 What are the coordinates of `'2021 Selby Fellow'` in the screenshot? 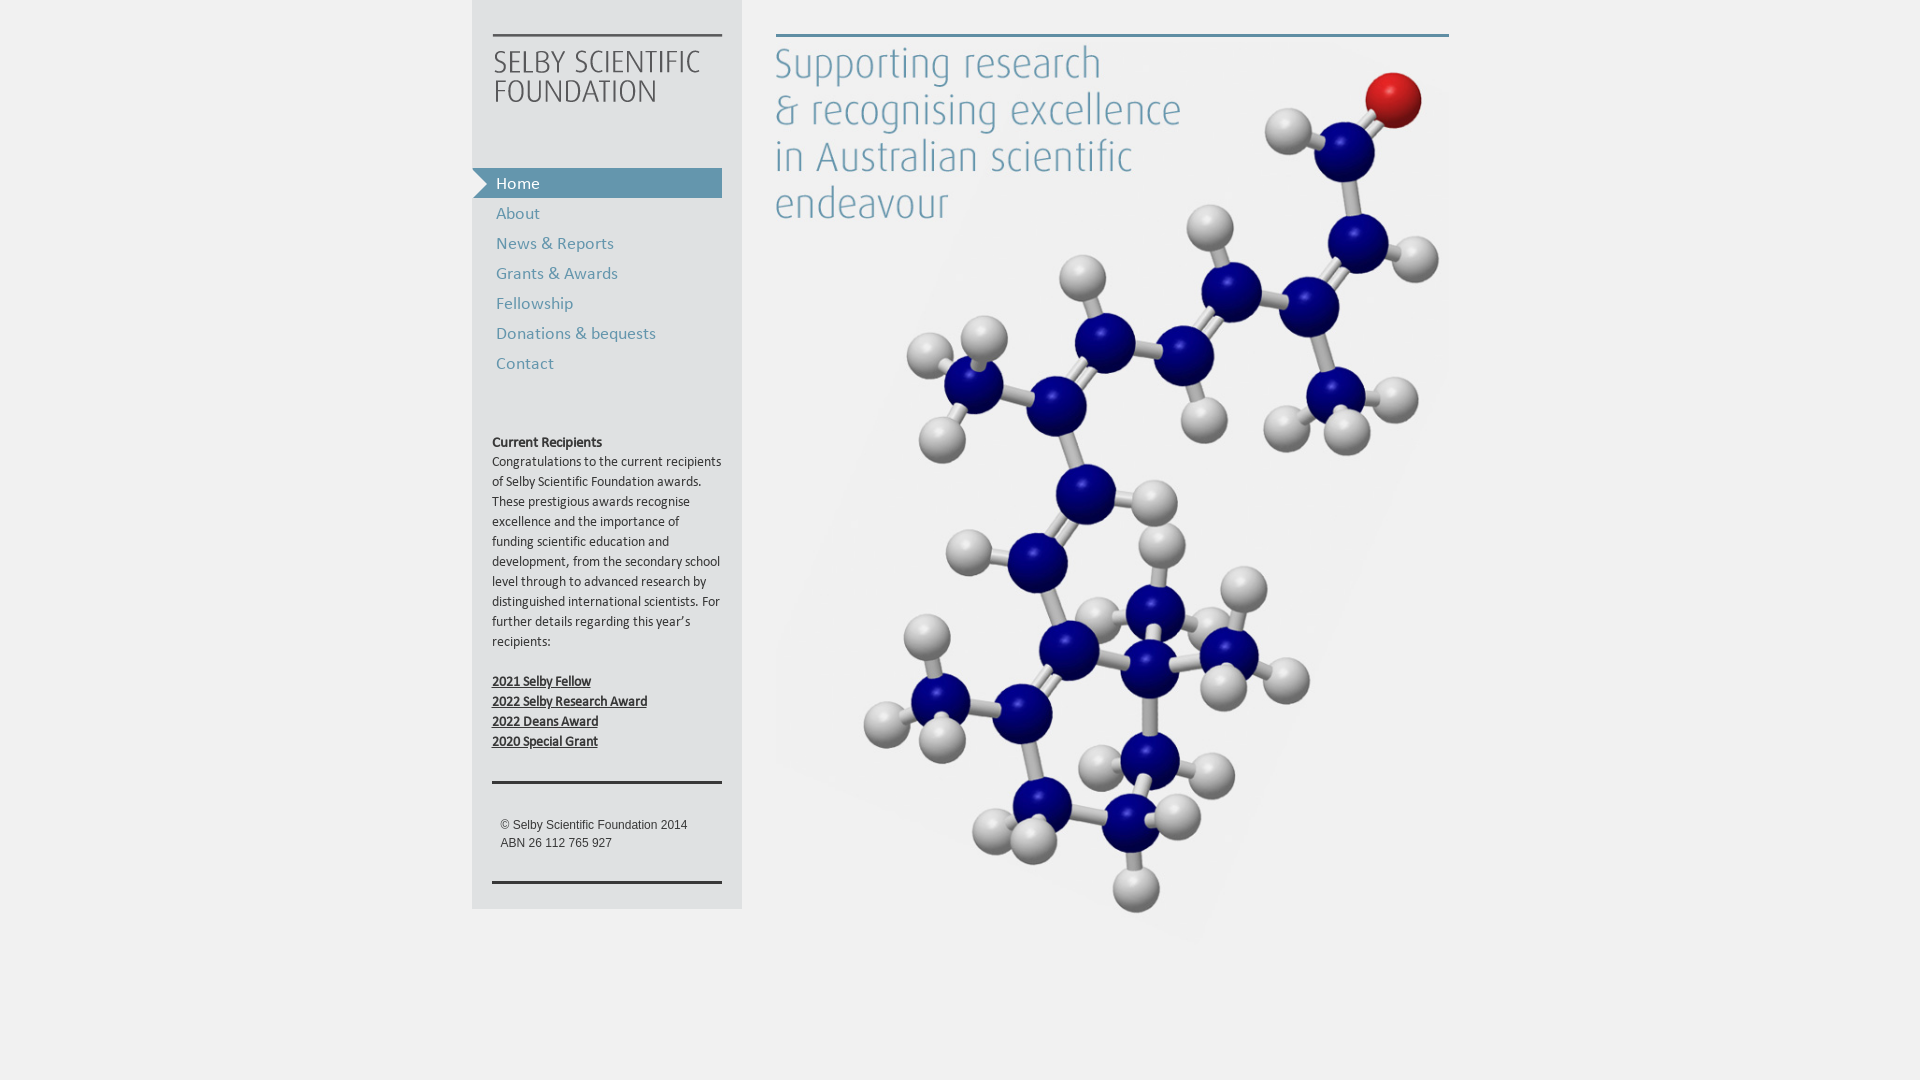 It's located at (605, 681).